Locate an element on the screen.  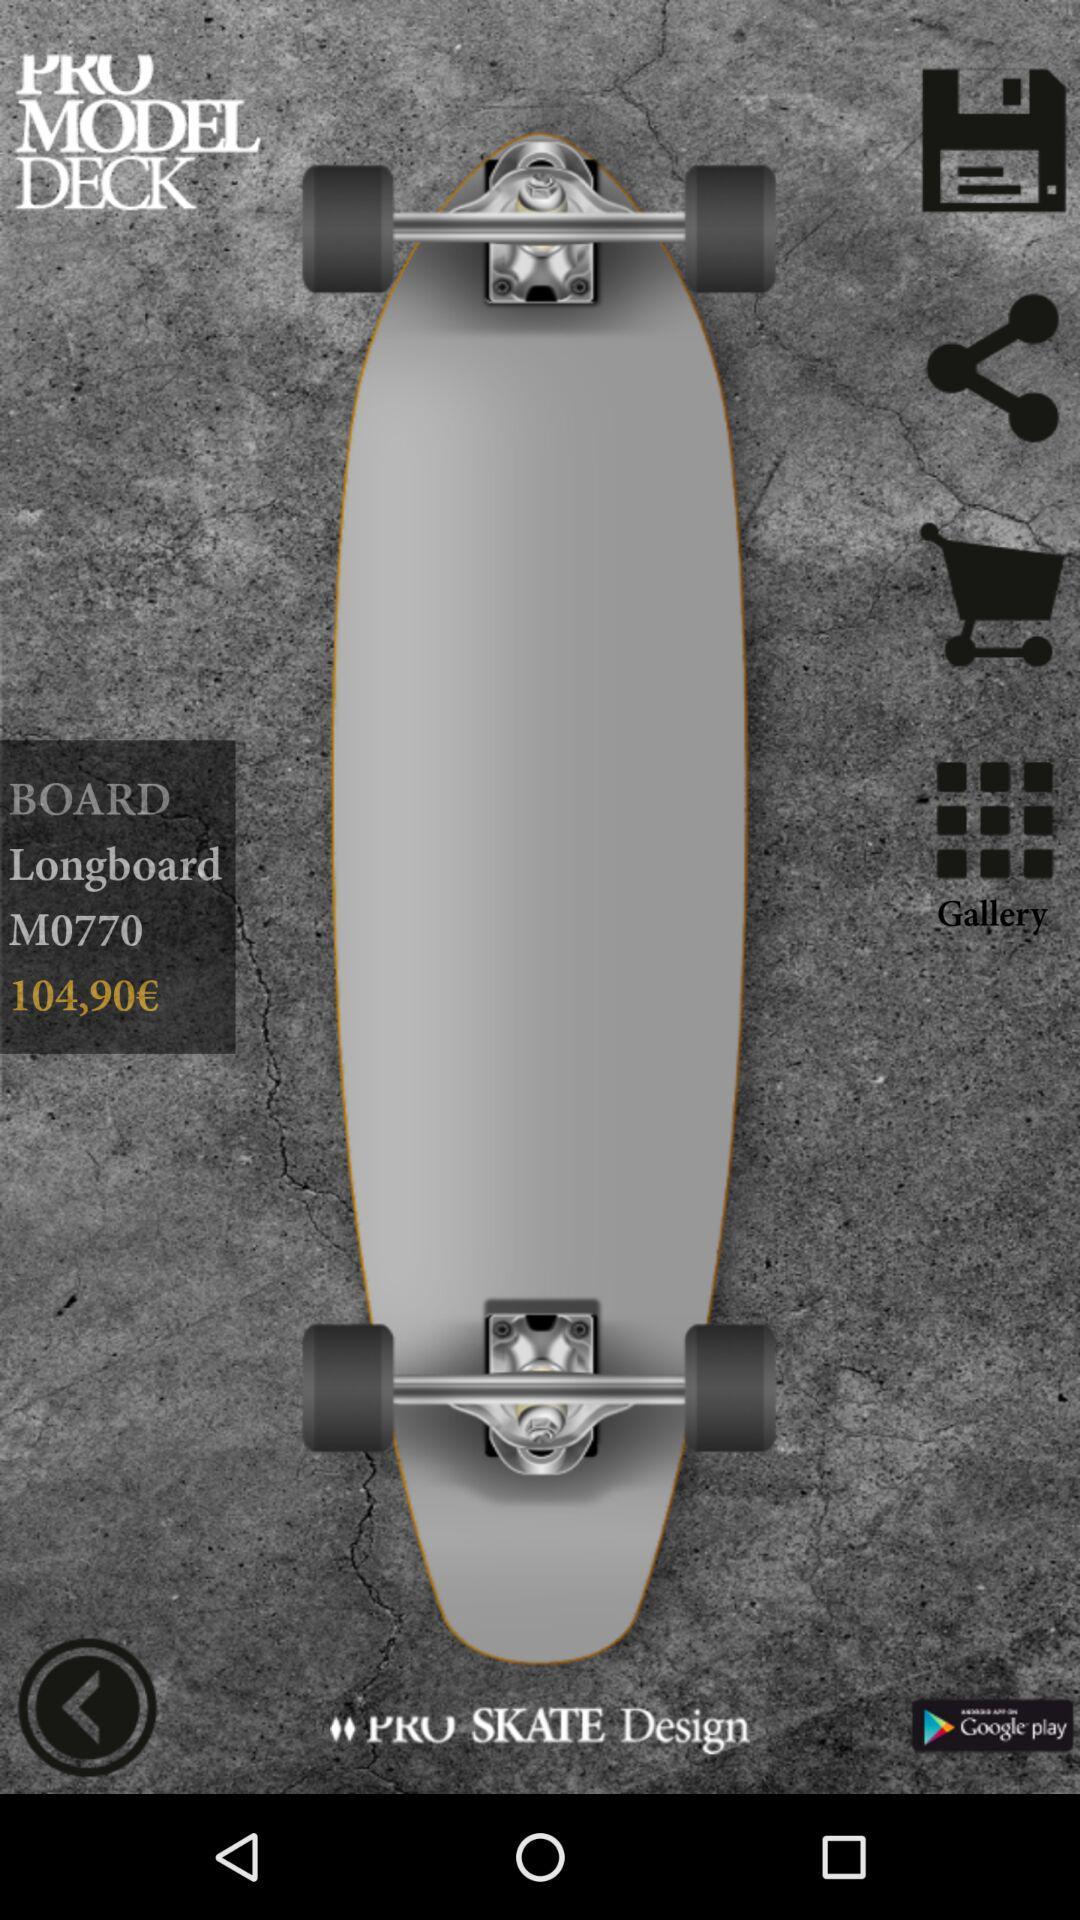
the arrow_backward icon is located at coordinates (86, 1826).